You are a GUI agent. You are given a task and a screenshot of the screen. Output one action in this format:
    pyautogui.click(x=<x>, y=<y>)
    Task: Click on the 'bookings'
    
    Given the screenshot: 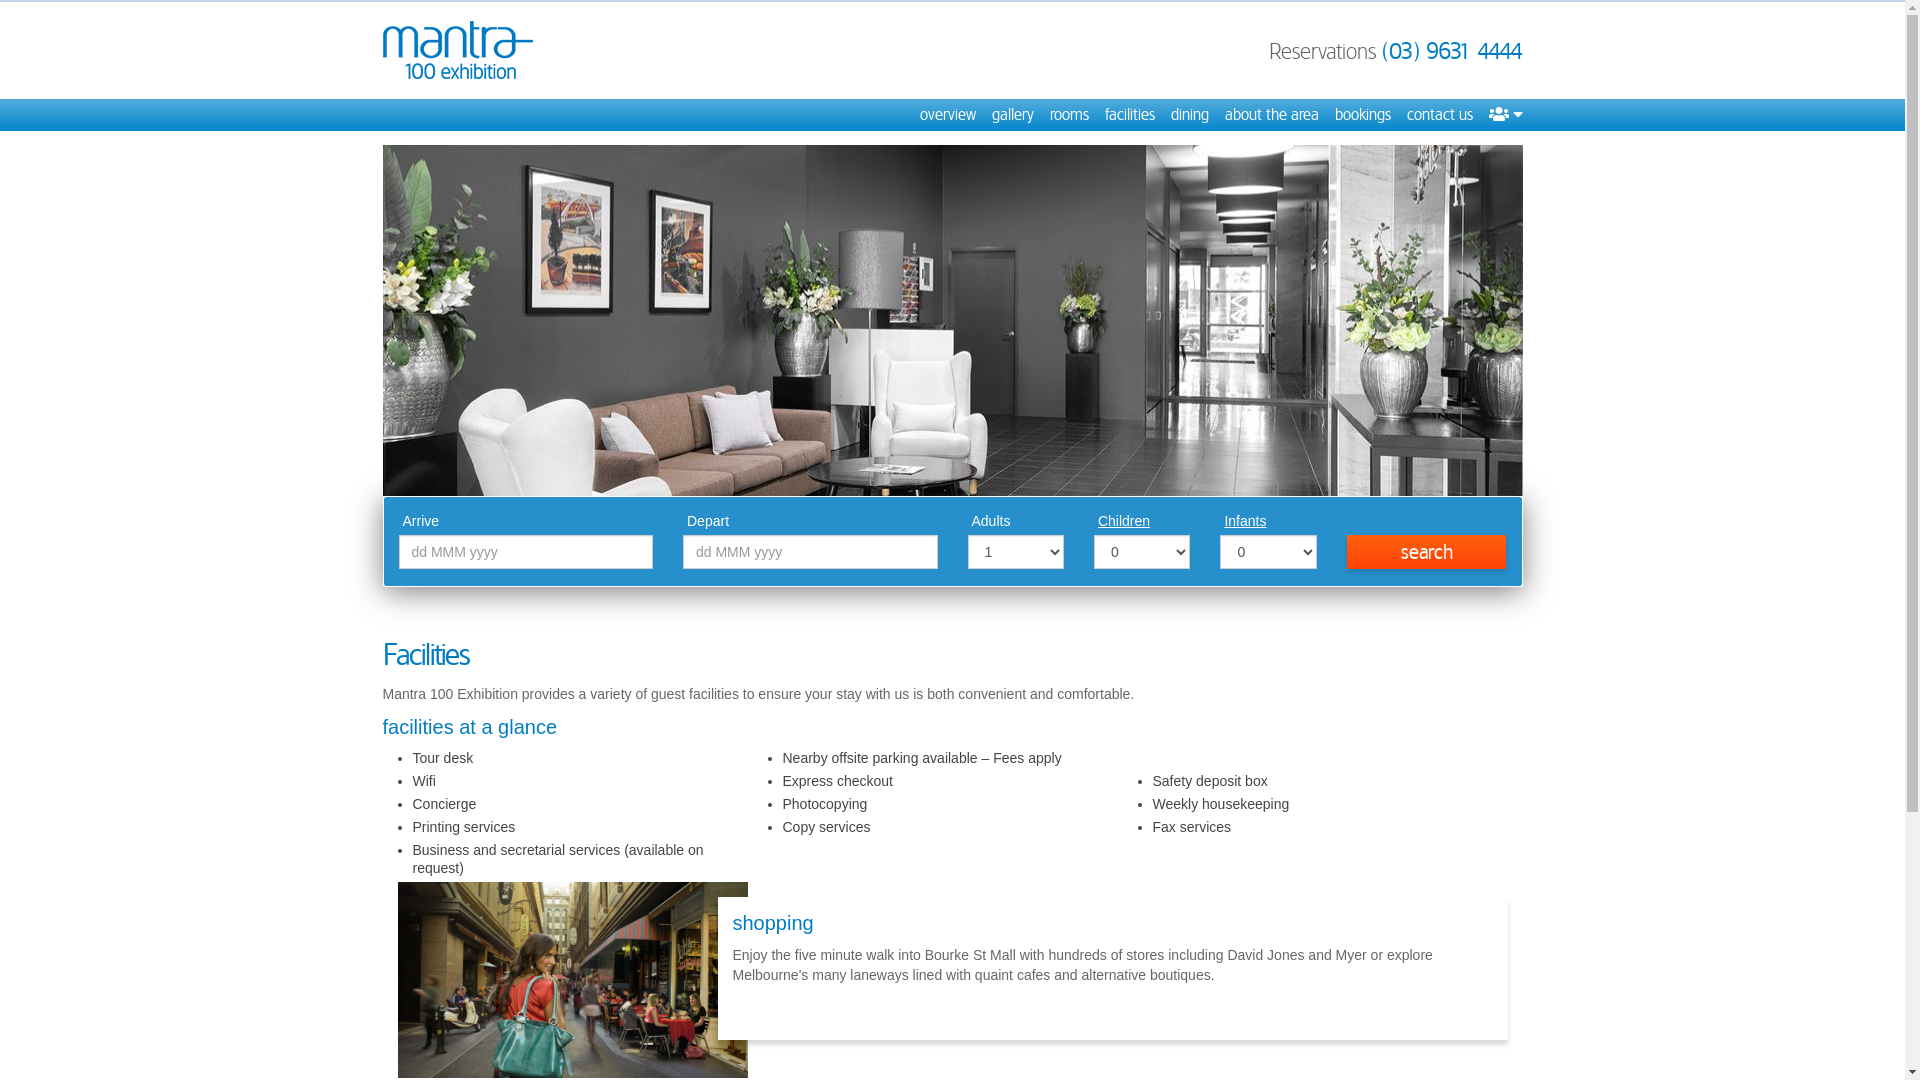 What is the action you would take?
    pyautogui.click(x=1361, y=115)
    